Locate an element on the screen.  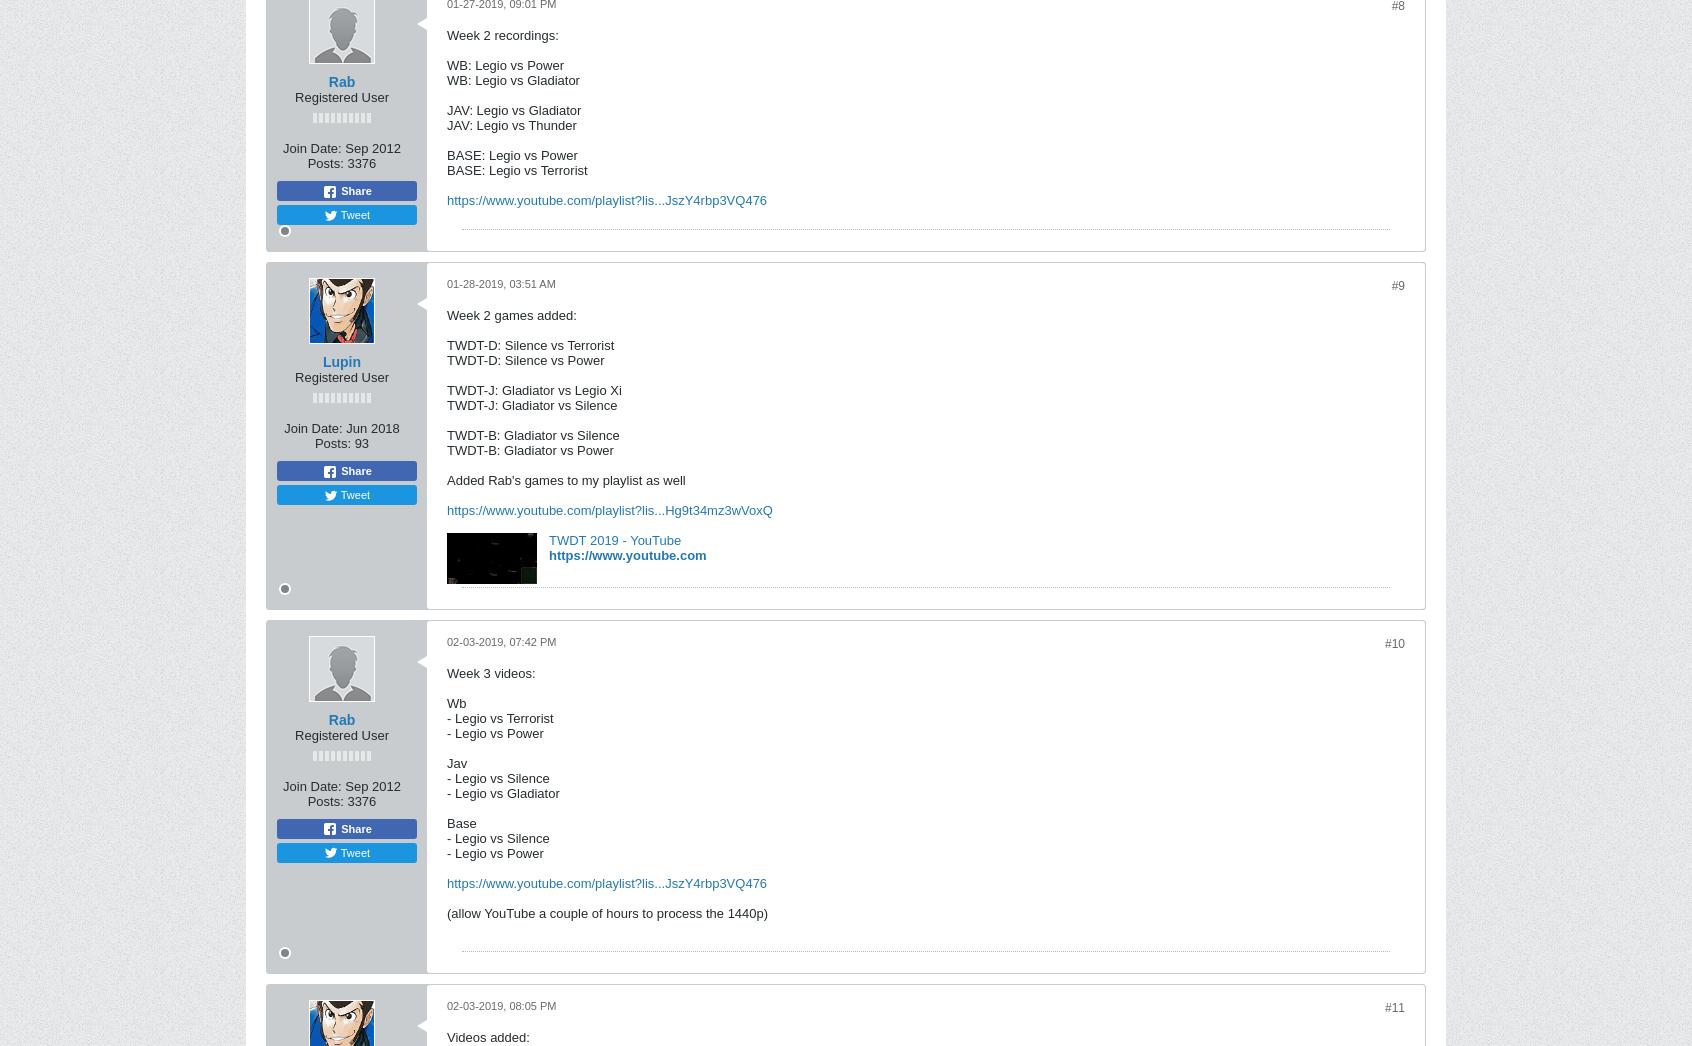
'(allow YouTube a couple of hours to process the 1440p)' is located at coordinates (606, 913).